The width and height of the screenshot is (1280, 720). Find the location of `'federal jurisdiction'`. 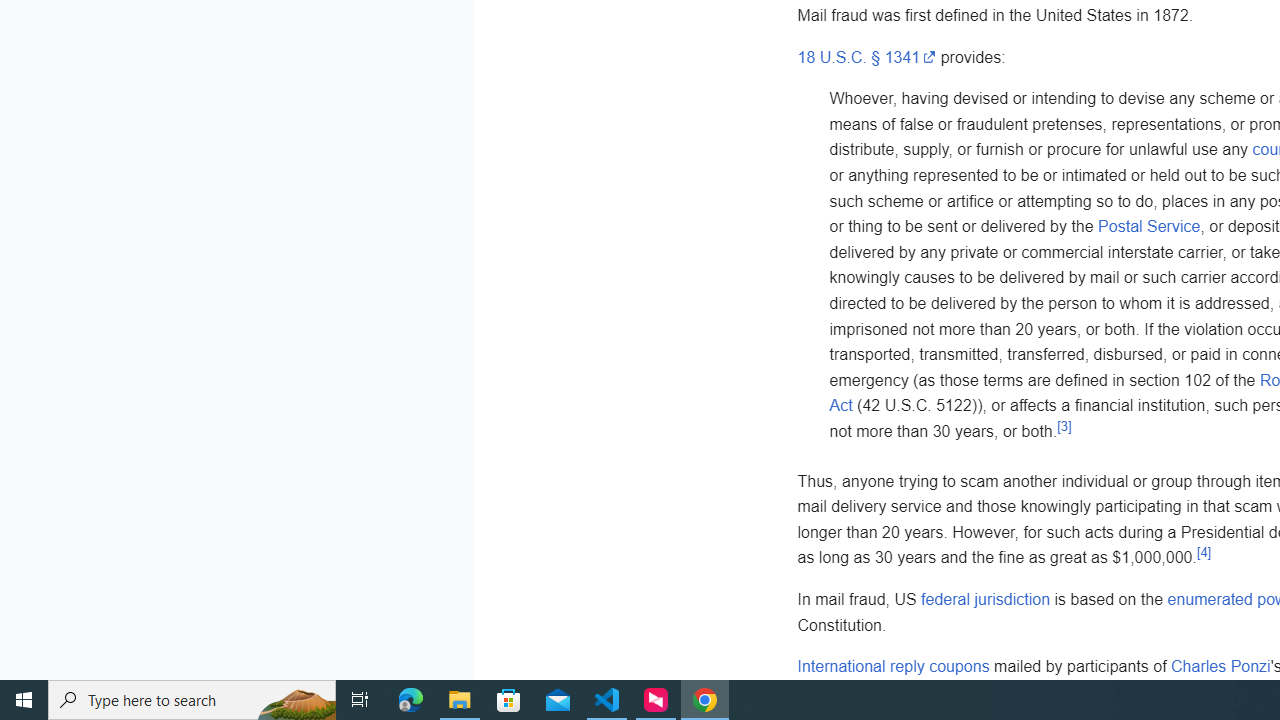

'federal jurisdiction' is located at coordinates (986, 597).